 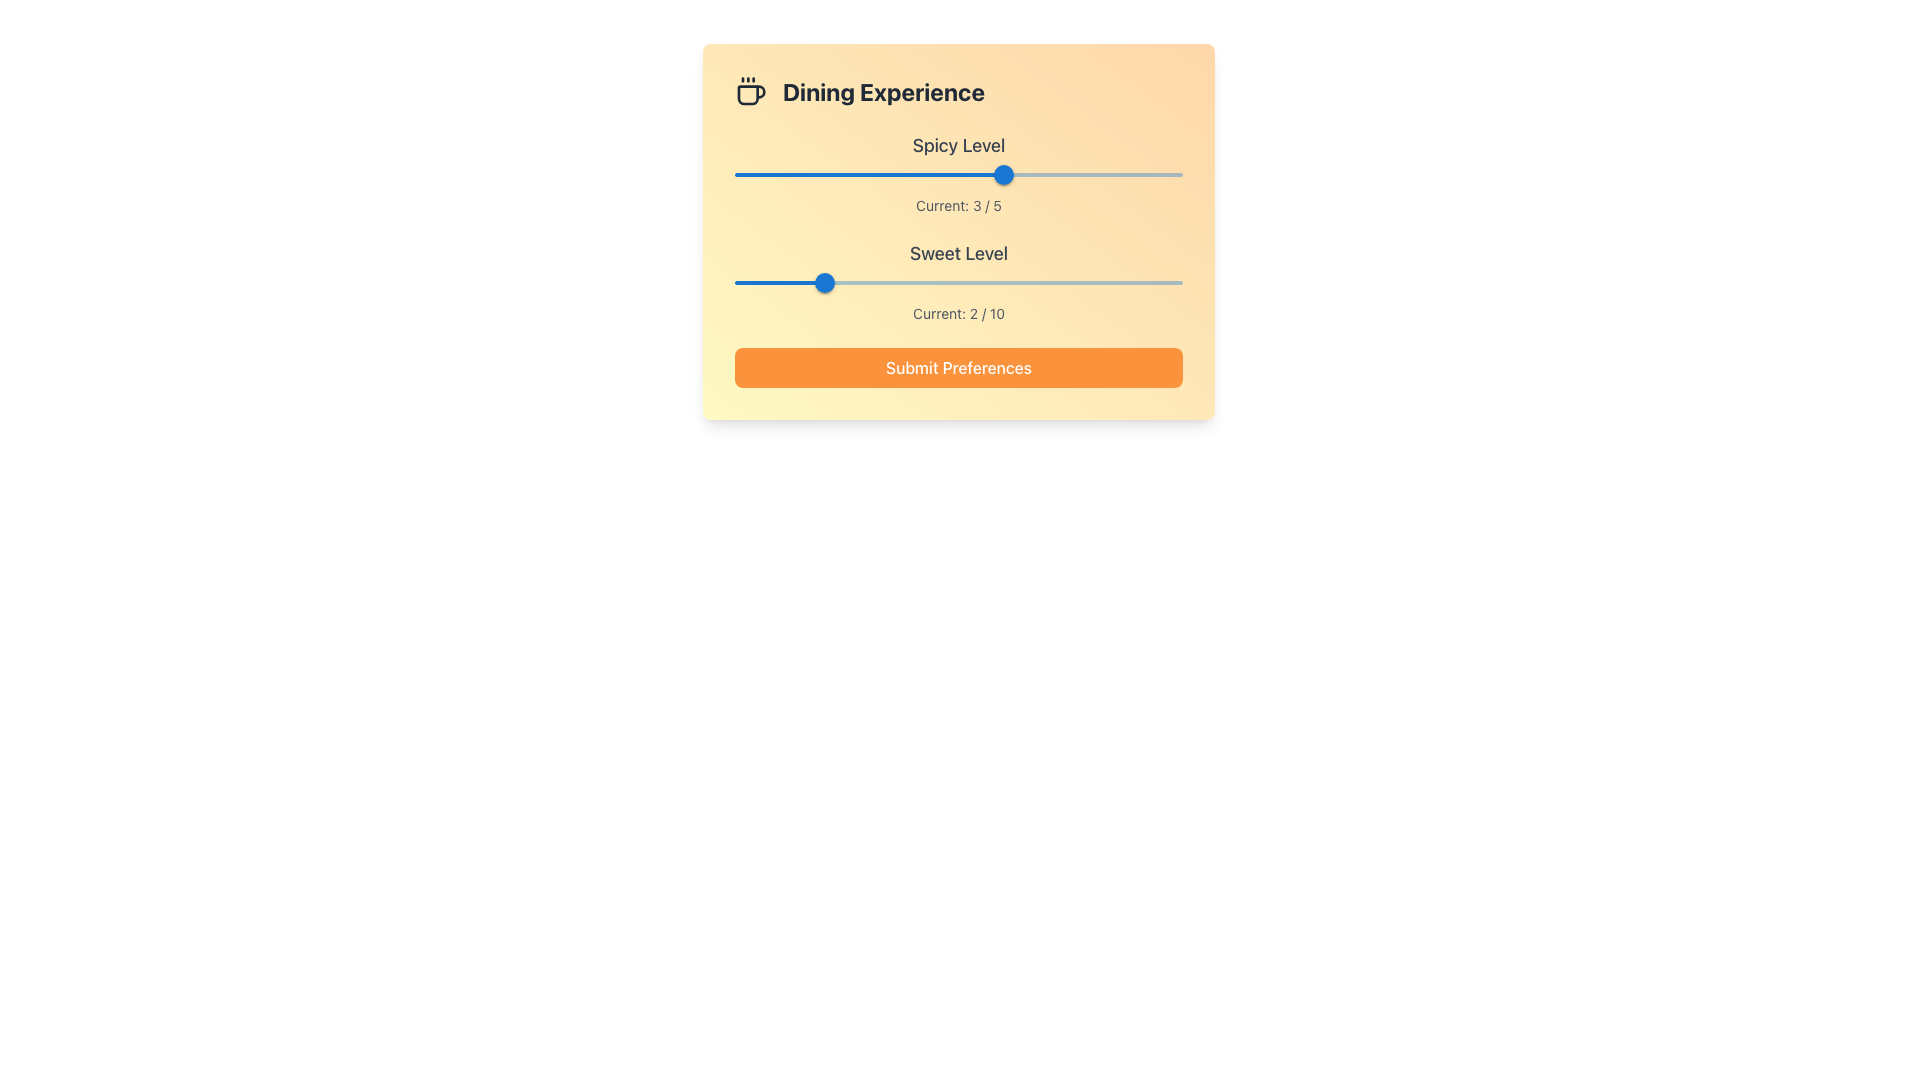 What do you see at coordinates (933, 282) in the screenshot?
I see `the sweet level` at bounding box center [933, 282].